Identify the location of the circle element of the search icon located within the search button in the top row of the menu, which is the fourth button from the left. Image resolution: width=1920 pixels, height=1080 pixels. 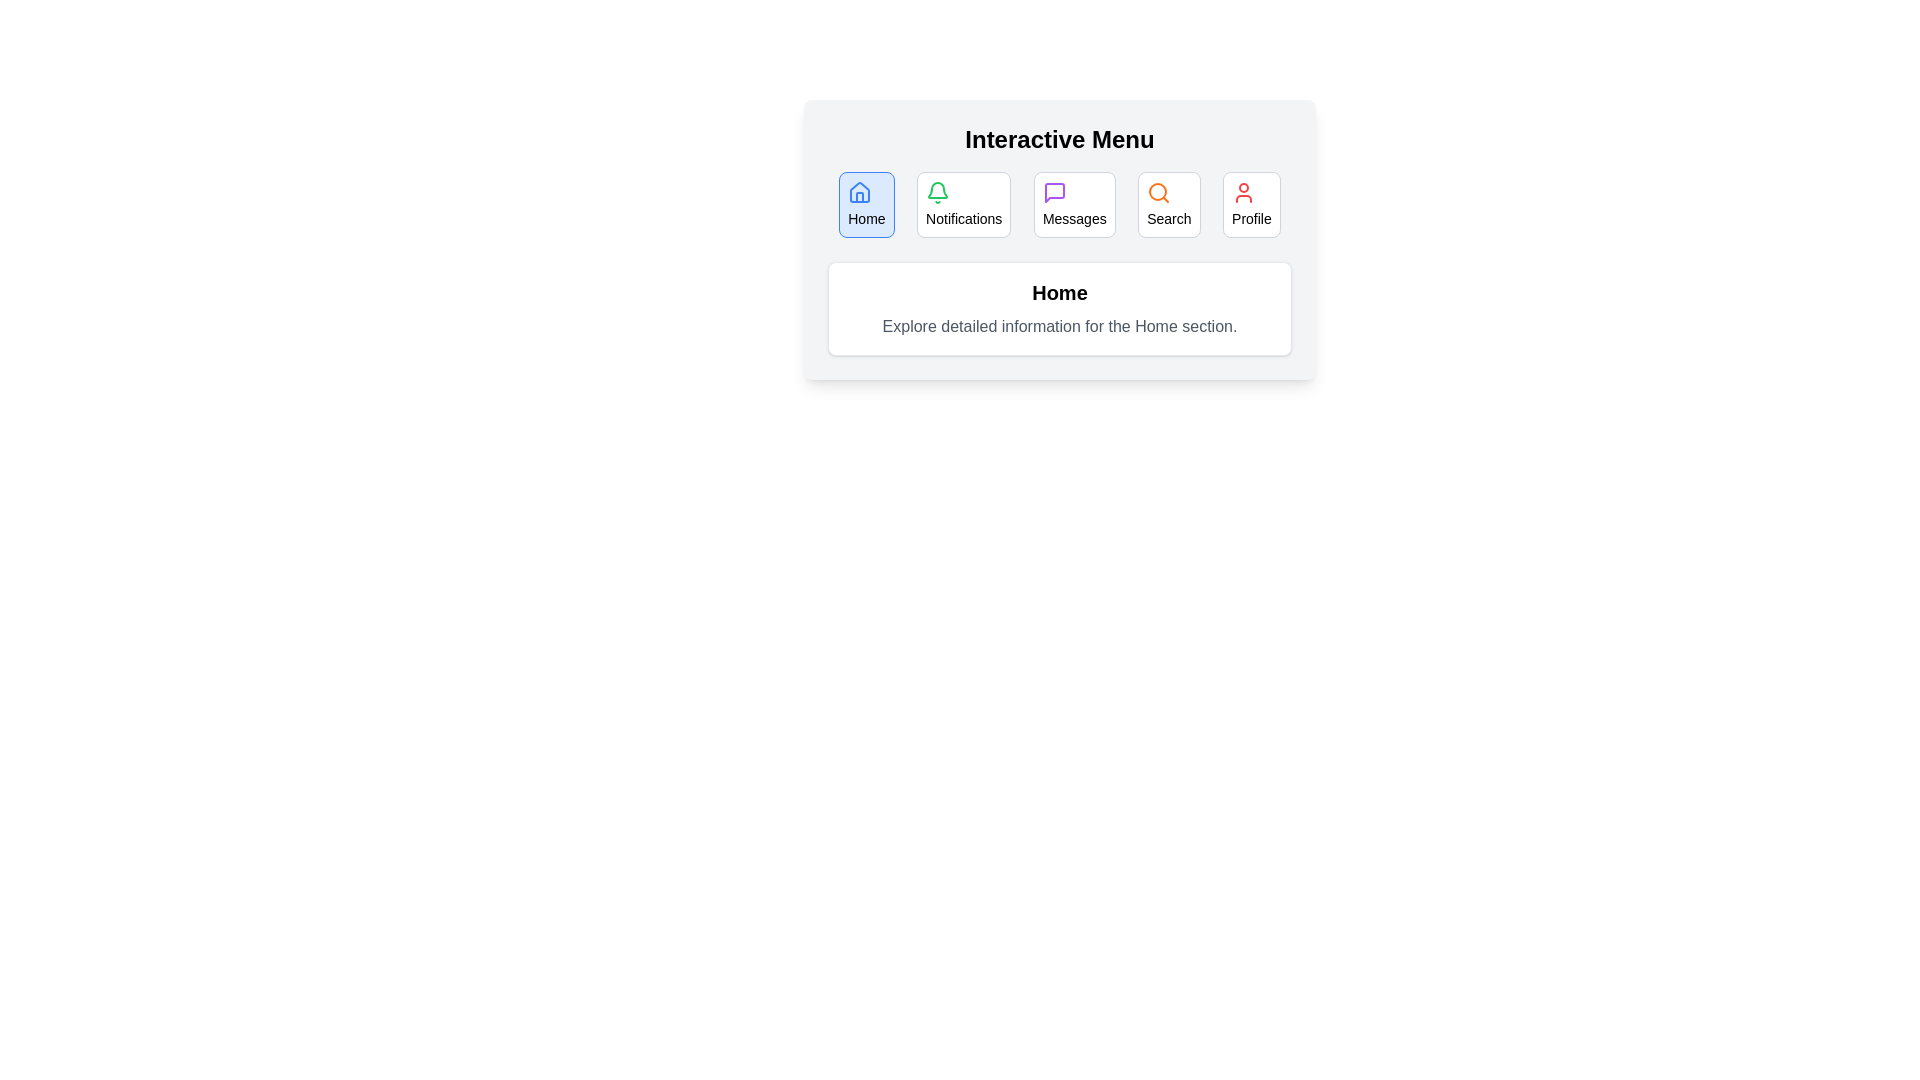
(1158, 192).